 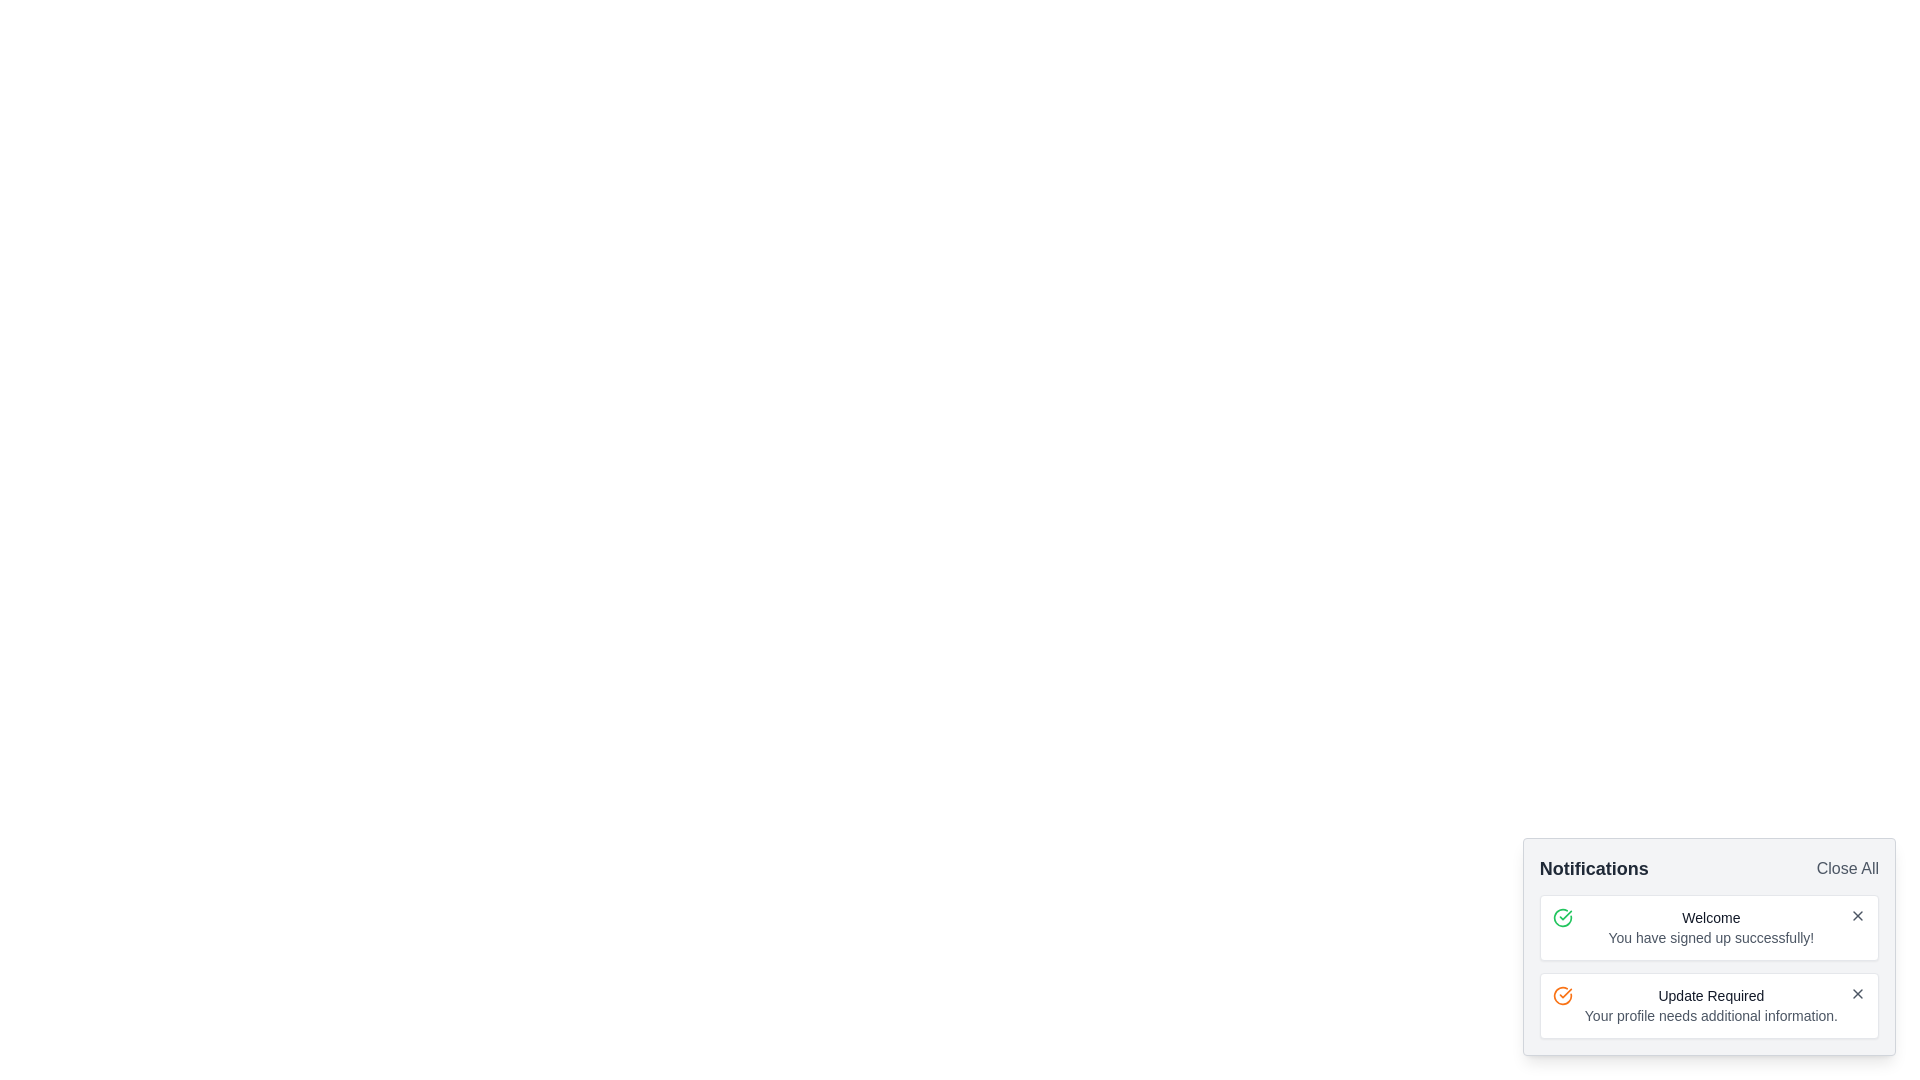 I want to click on the greeting message in the top notification box of the 'Notifications' section, which indicates successful action after signing up, so click(x=1710, y=918).